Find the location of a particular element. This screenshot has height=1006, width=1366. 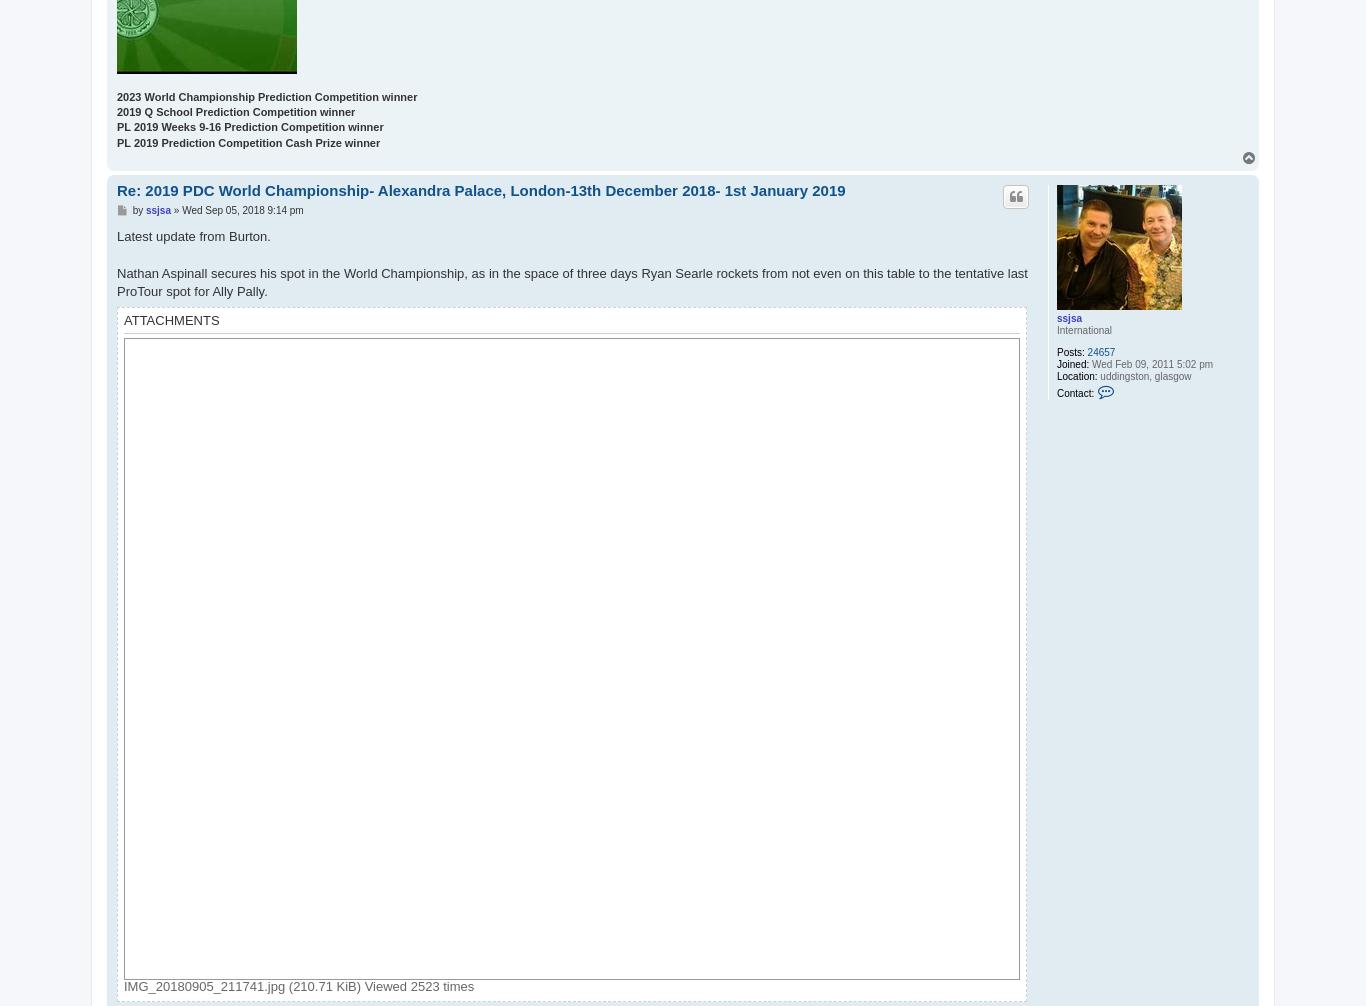

'Latest update from Burton.' is located at coordinates (192, 236).